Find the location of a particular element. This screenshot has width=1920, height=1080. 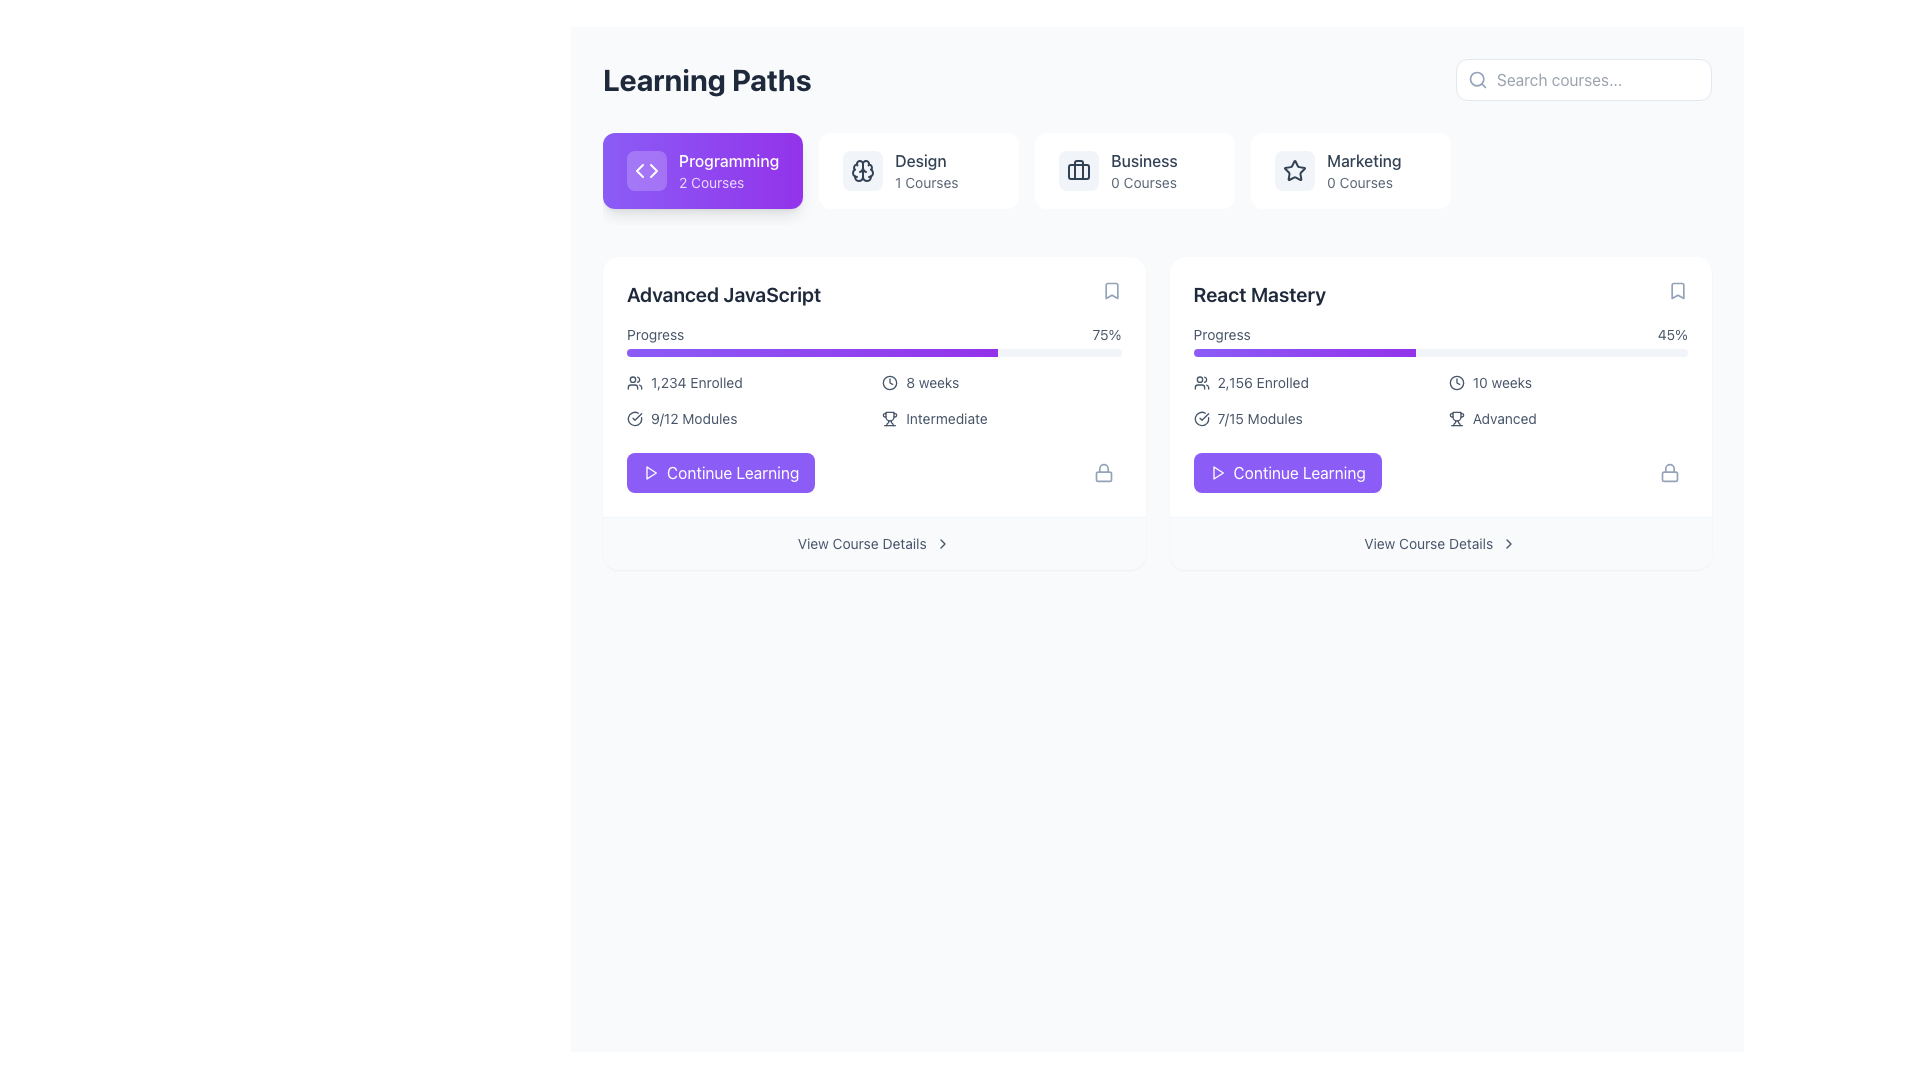

the lock icon located to the right of the 'Continue Learning' button in the 'React Mastery' course panel, indicating that the feature is locked is located at coordinates (1670, 473).